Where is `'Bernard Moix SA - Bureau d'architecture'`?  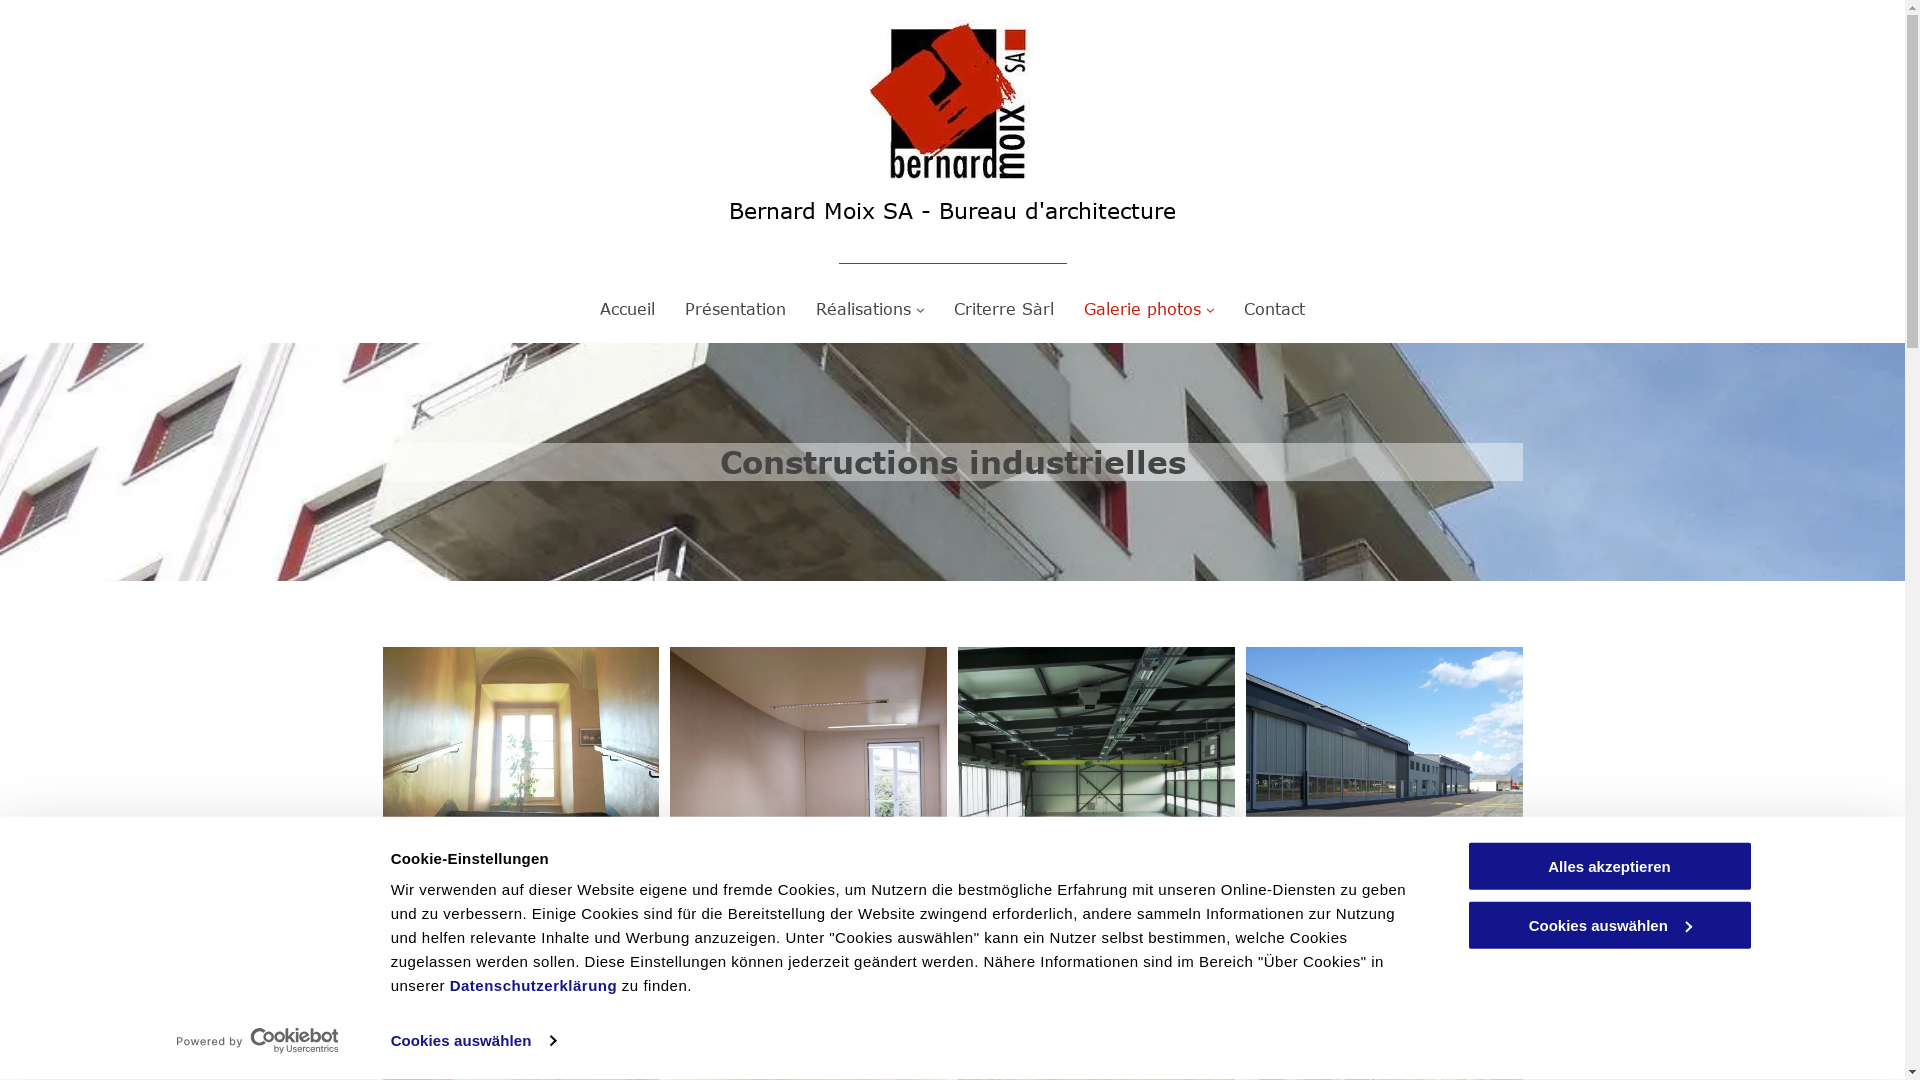 'Bernard Moix SA - Bureau d'architecture' is located at coordinates (951, 209).